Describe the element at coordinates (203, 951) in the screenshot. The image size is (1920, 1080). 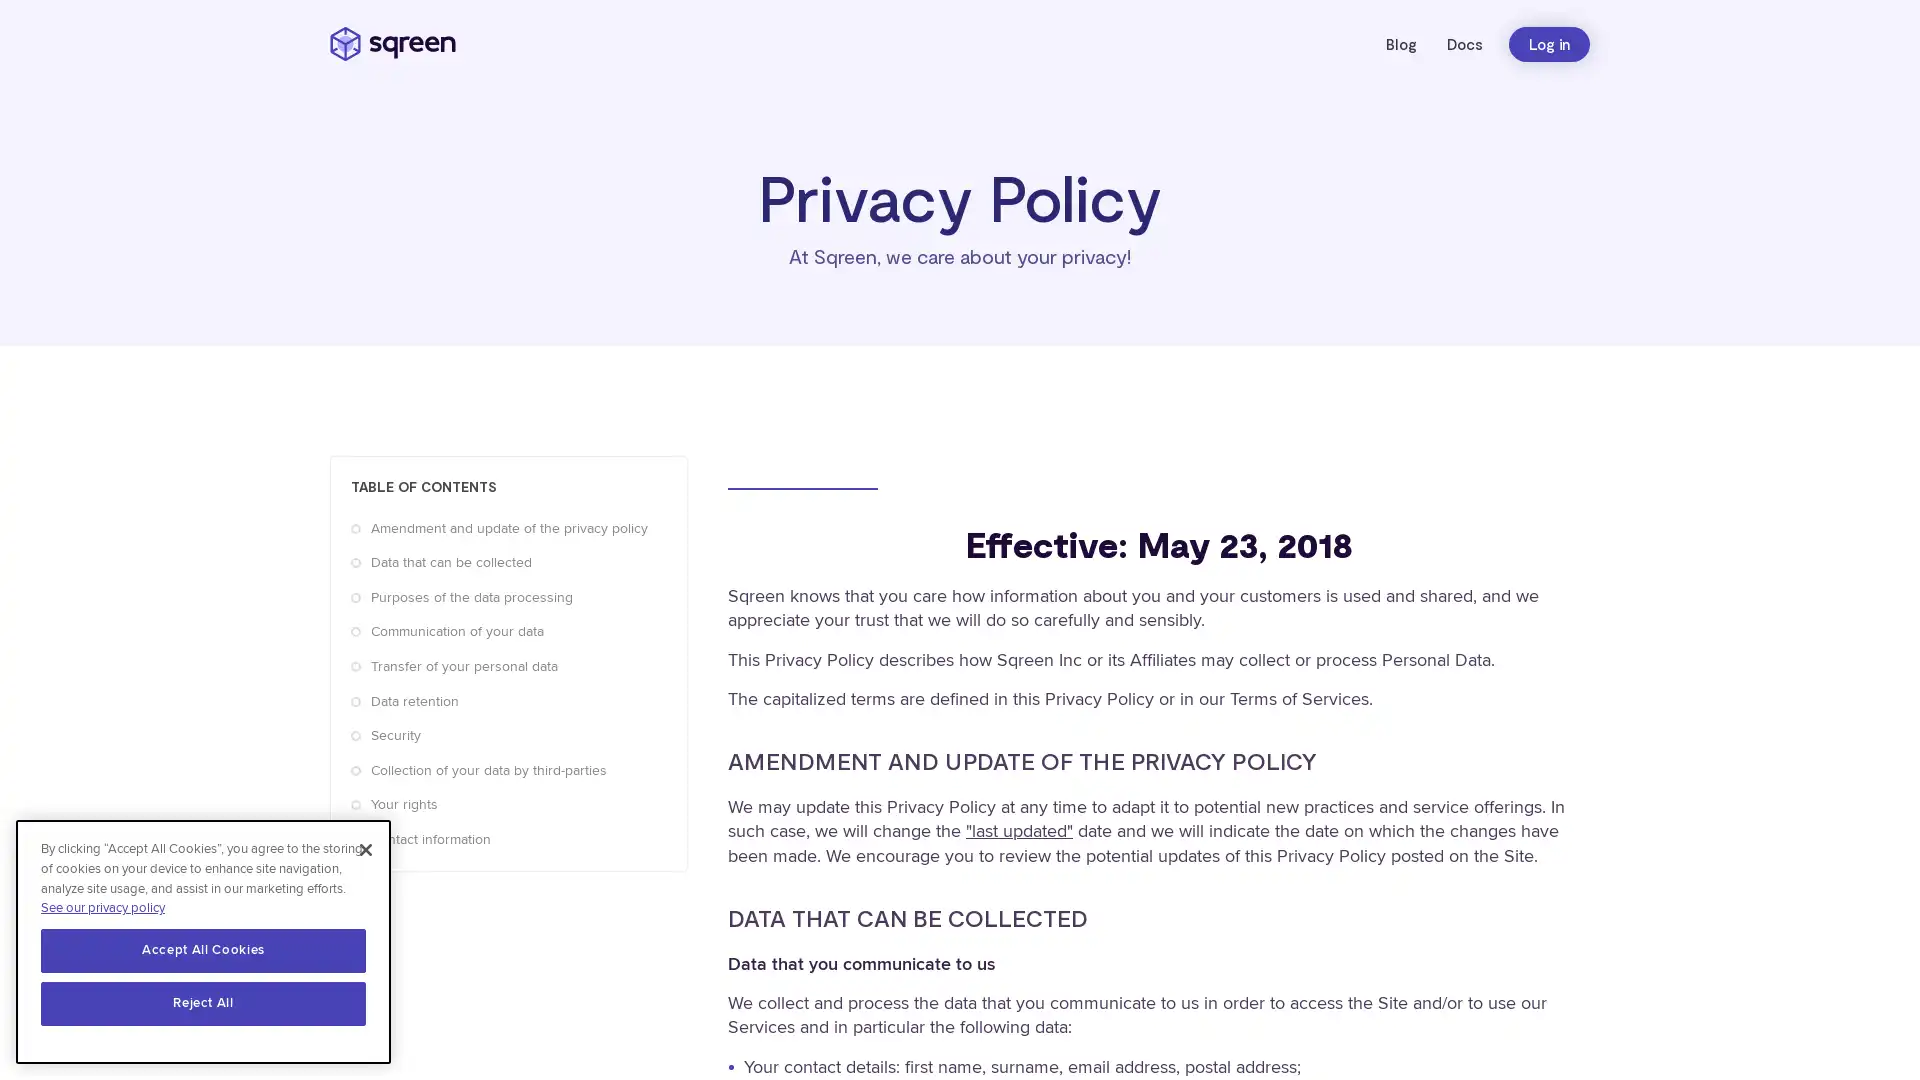
I see `Accept All Cookies` at that location.